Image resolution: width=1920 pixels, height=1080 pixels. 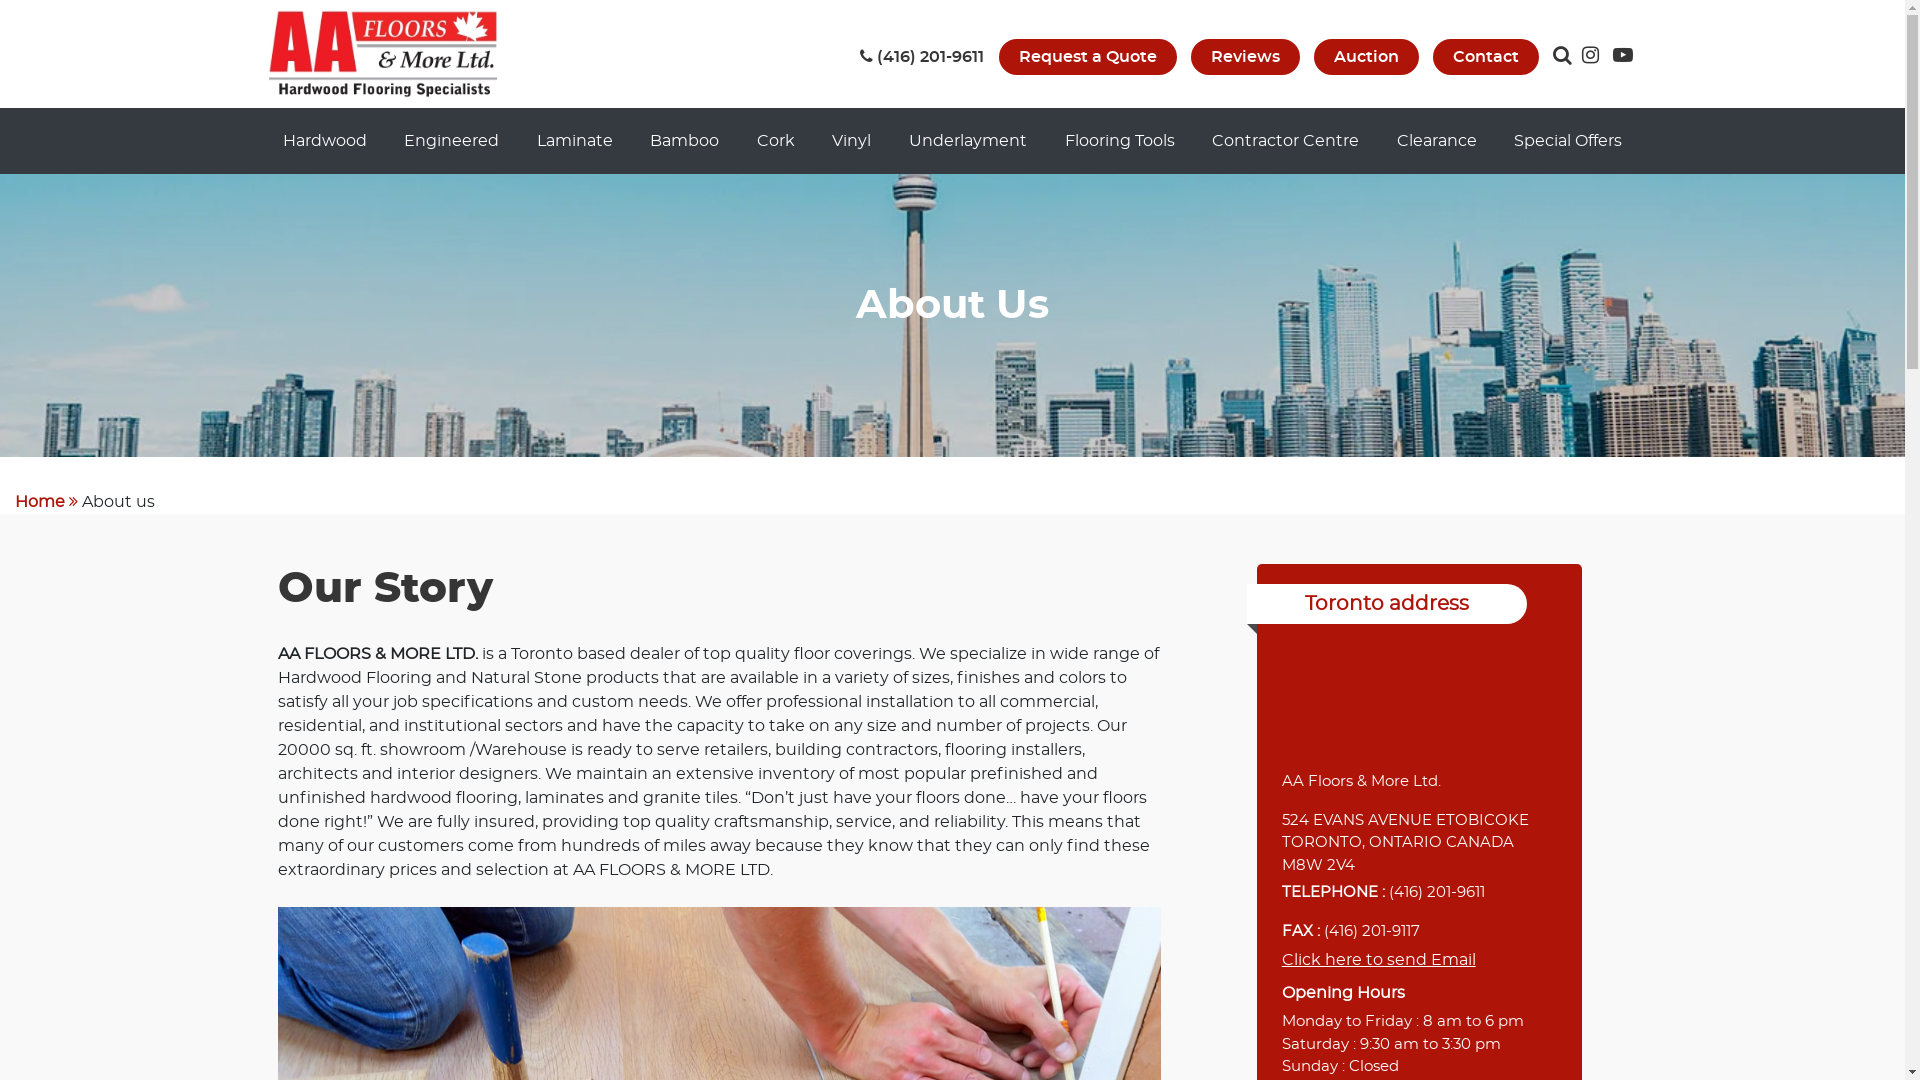 I want to click on 'Click here to send Email', so click(x=1377, y=959).